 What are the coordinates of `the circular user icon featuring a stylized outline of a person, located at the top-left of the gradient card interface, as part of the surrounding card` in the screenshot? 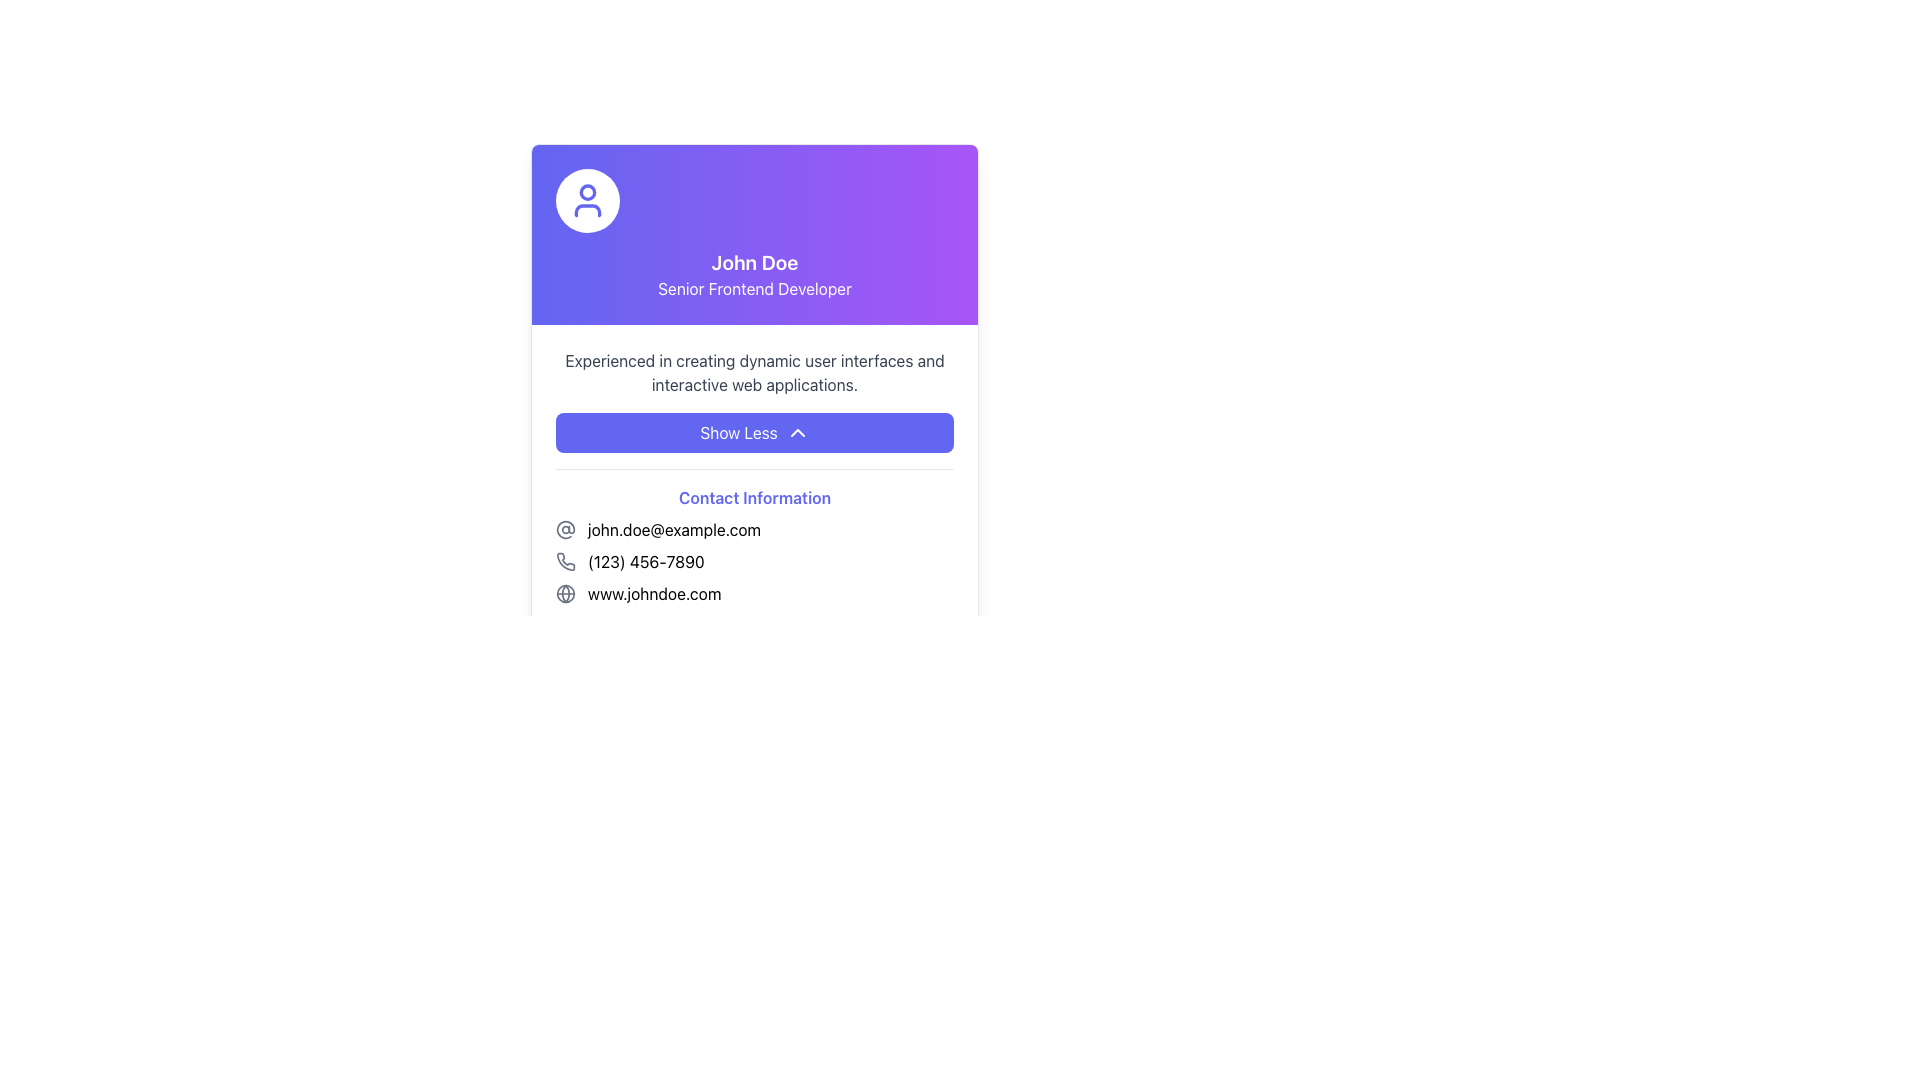 It's located at (587, 200).